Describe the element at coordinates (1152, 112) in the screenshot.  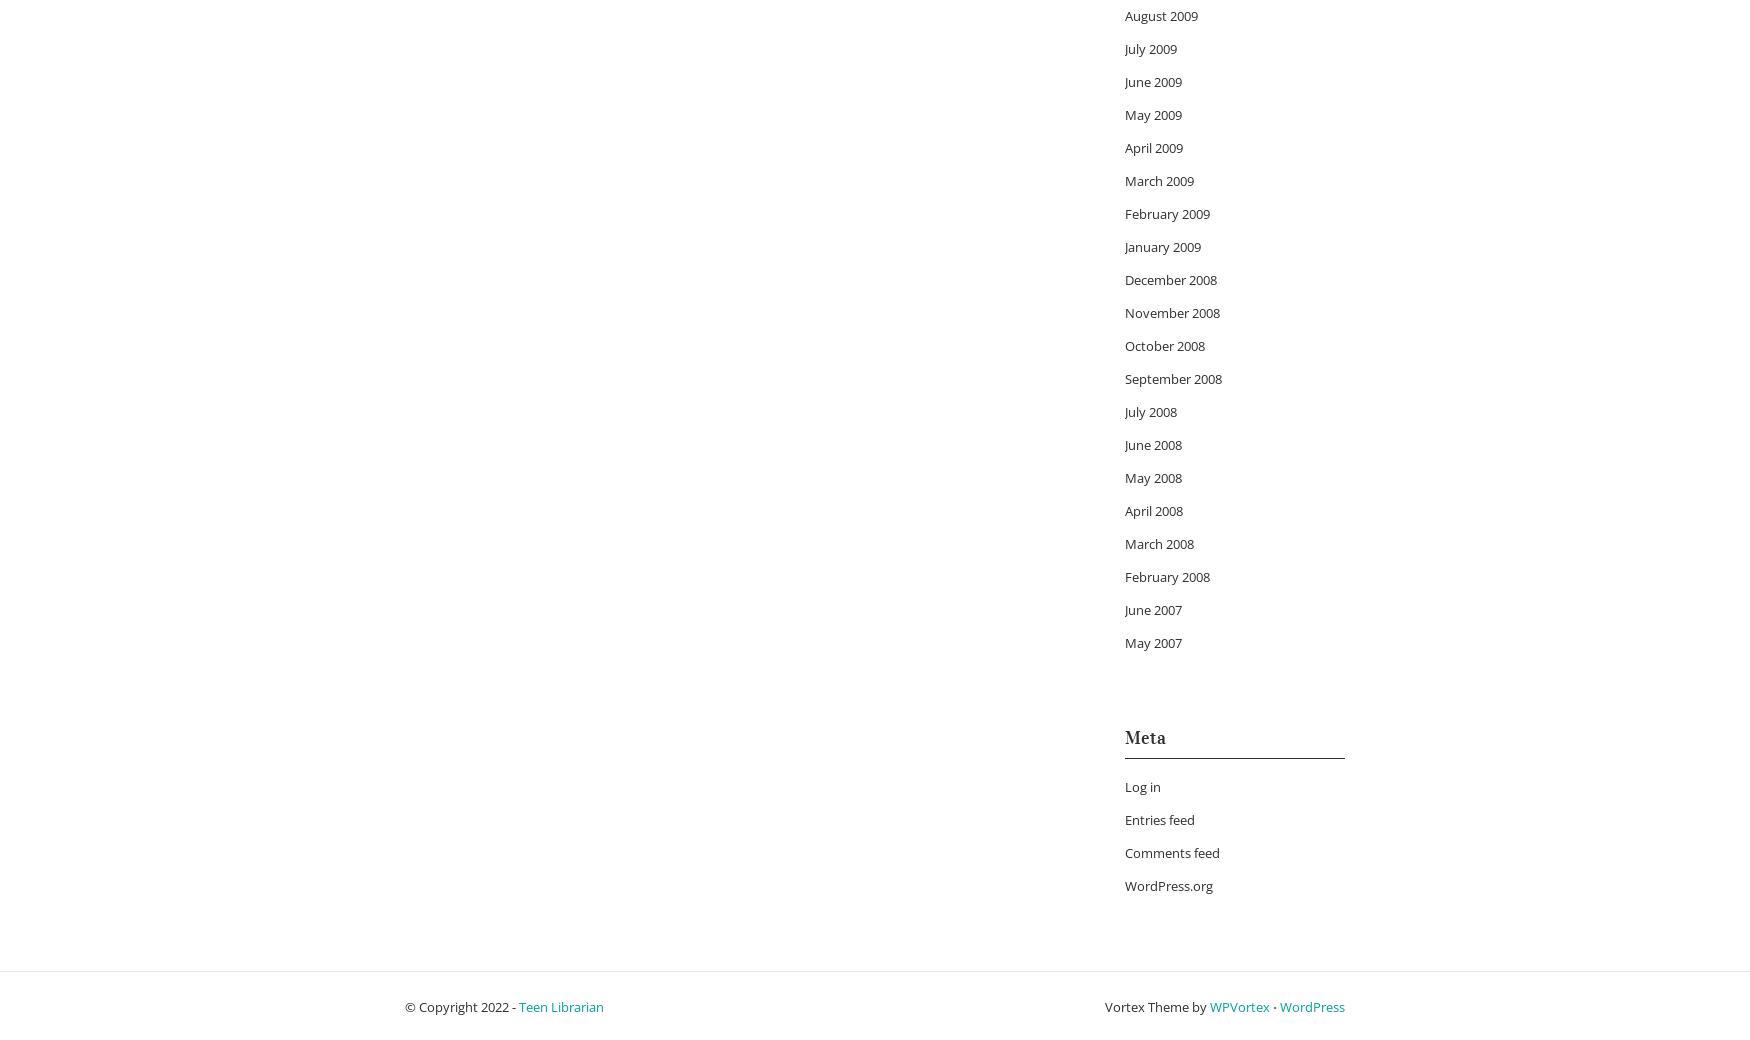
I see `'May 2009'` at that location.